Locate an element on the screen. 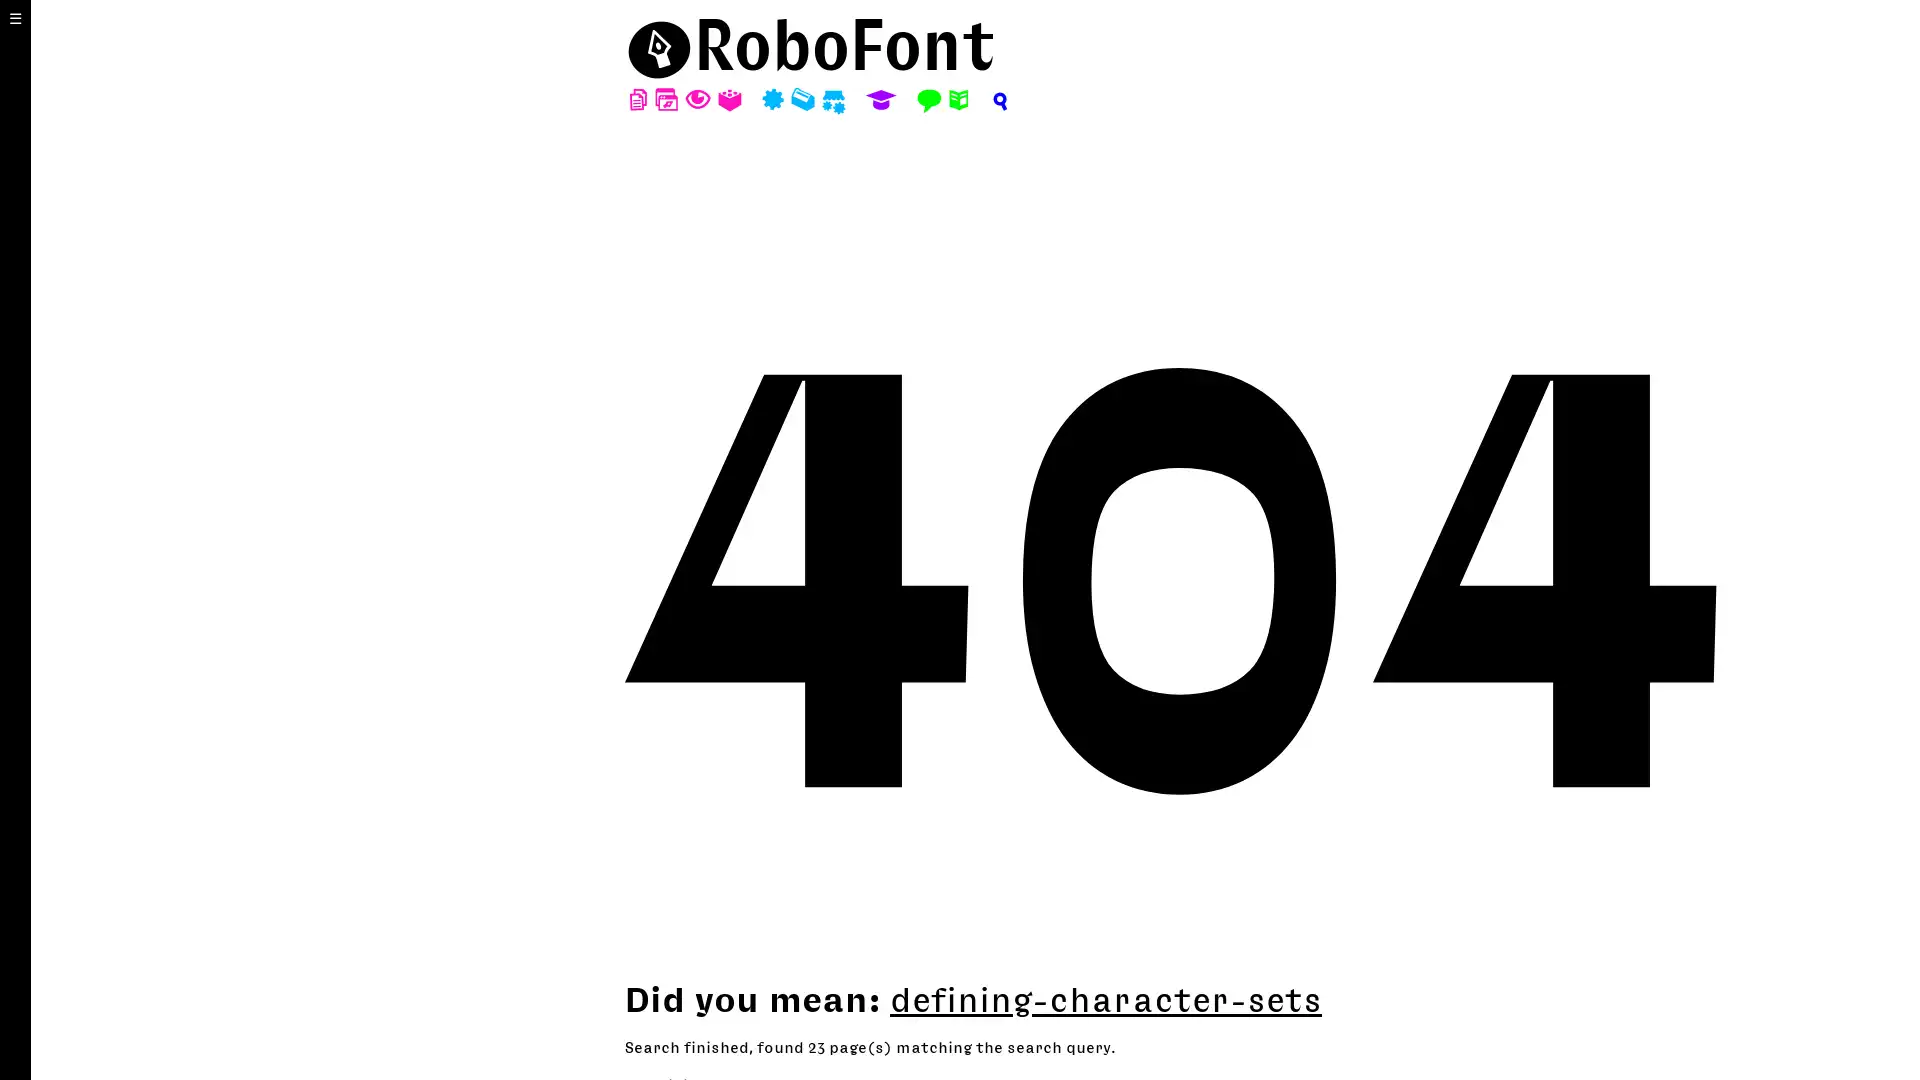  ? is located at coordinates (998, 100).